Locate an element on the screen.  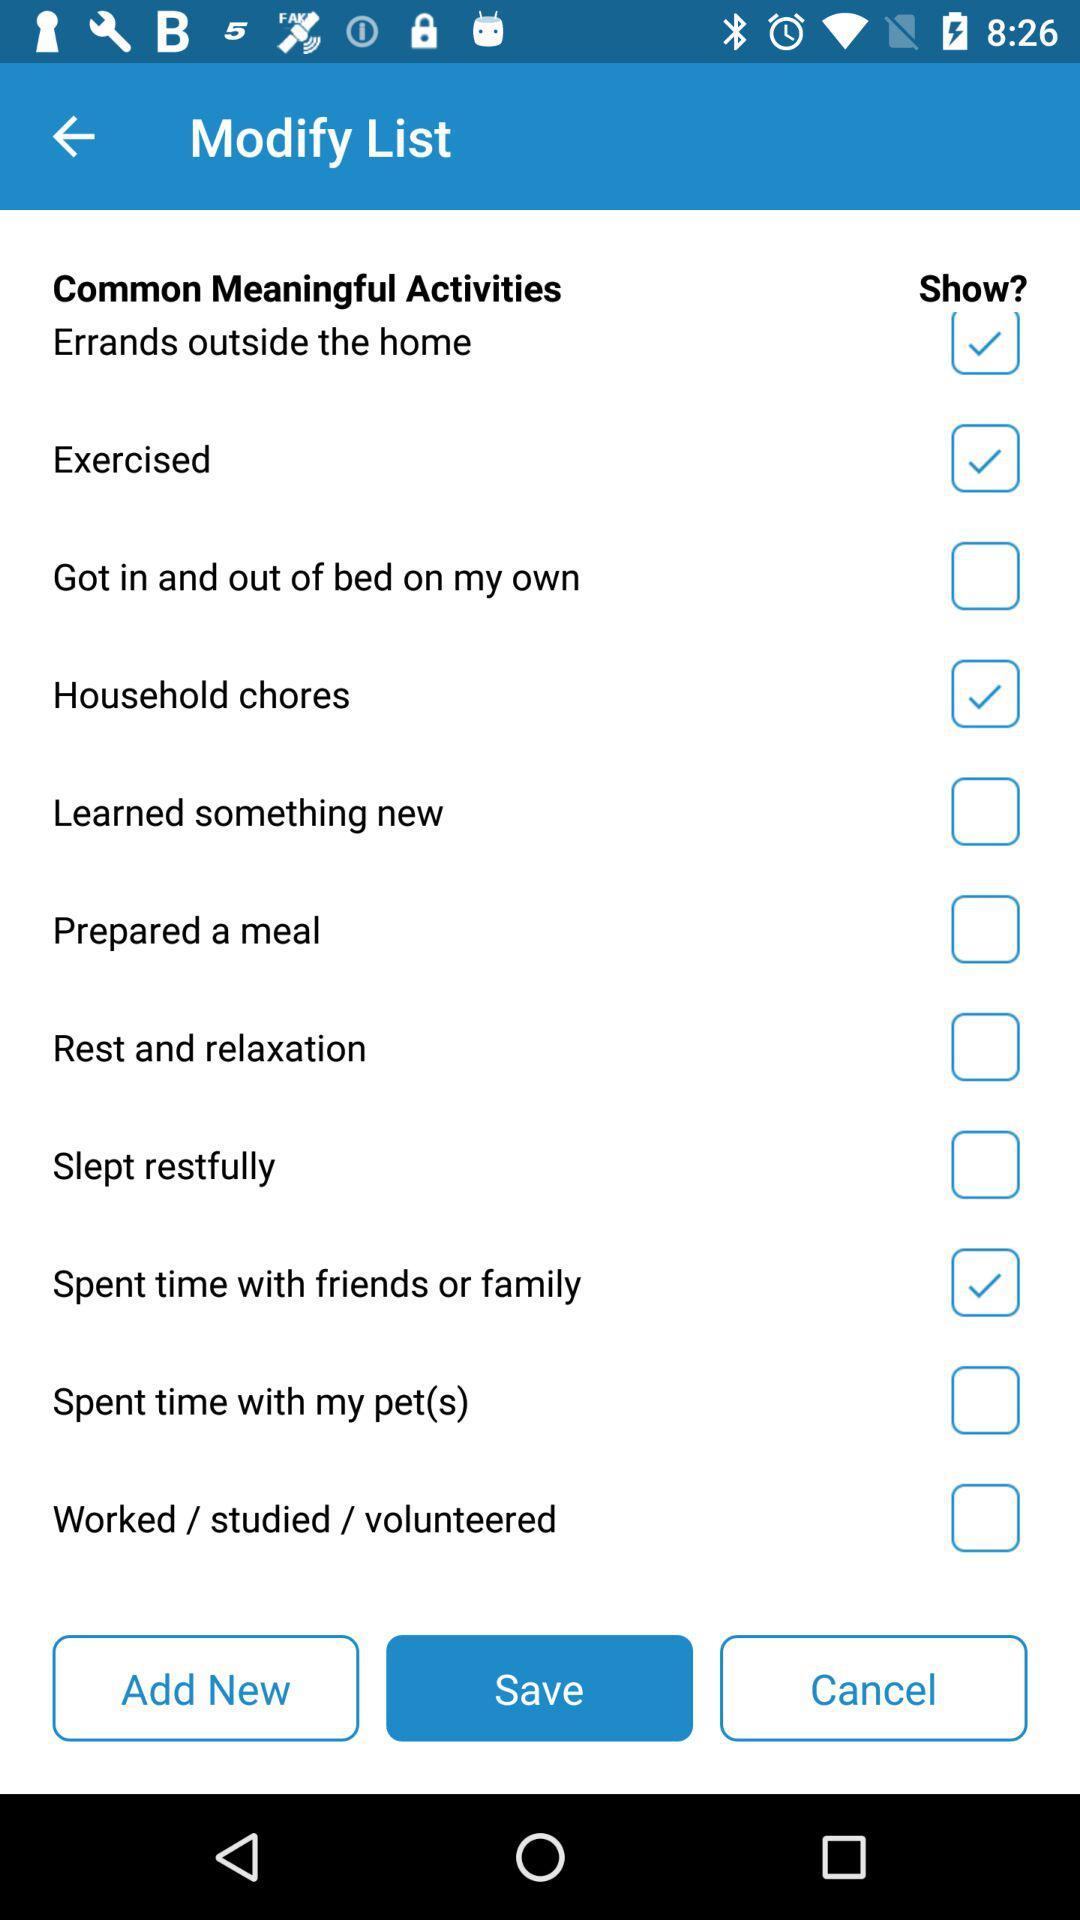
icon to the left of cancel item is located at coordinates (538, 1687).